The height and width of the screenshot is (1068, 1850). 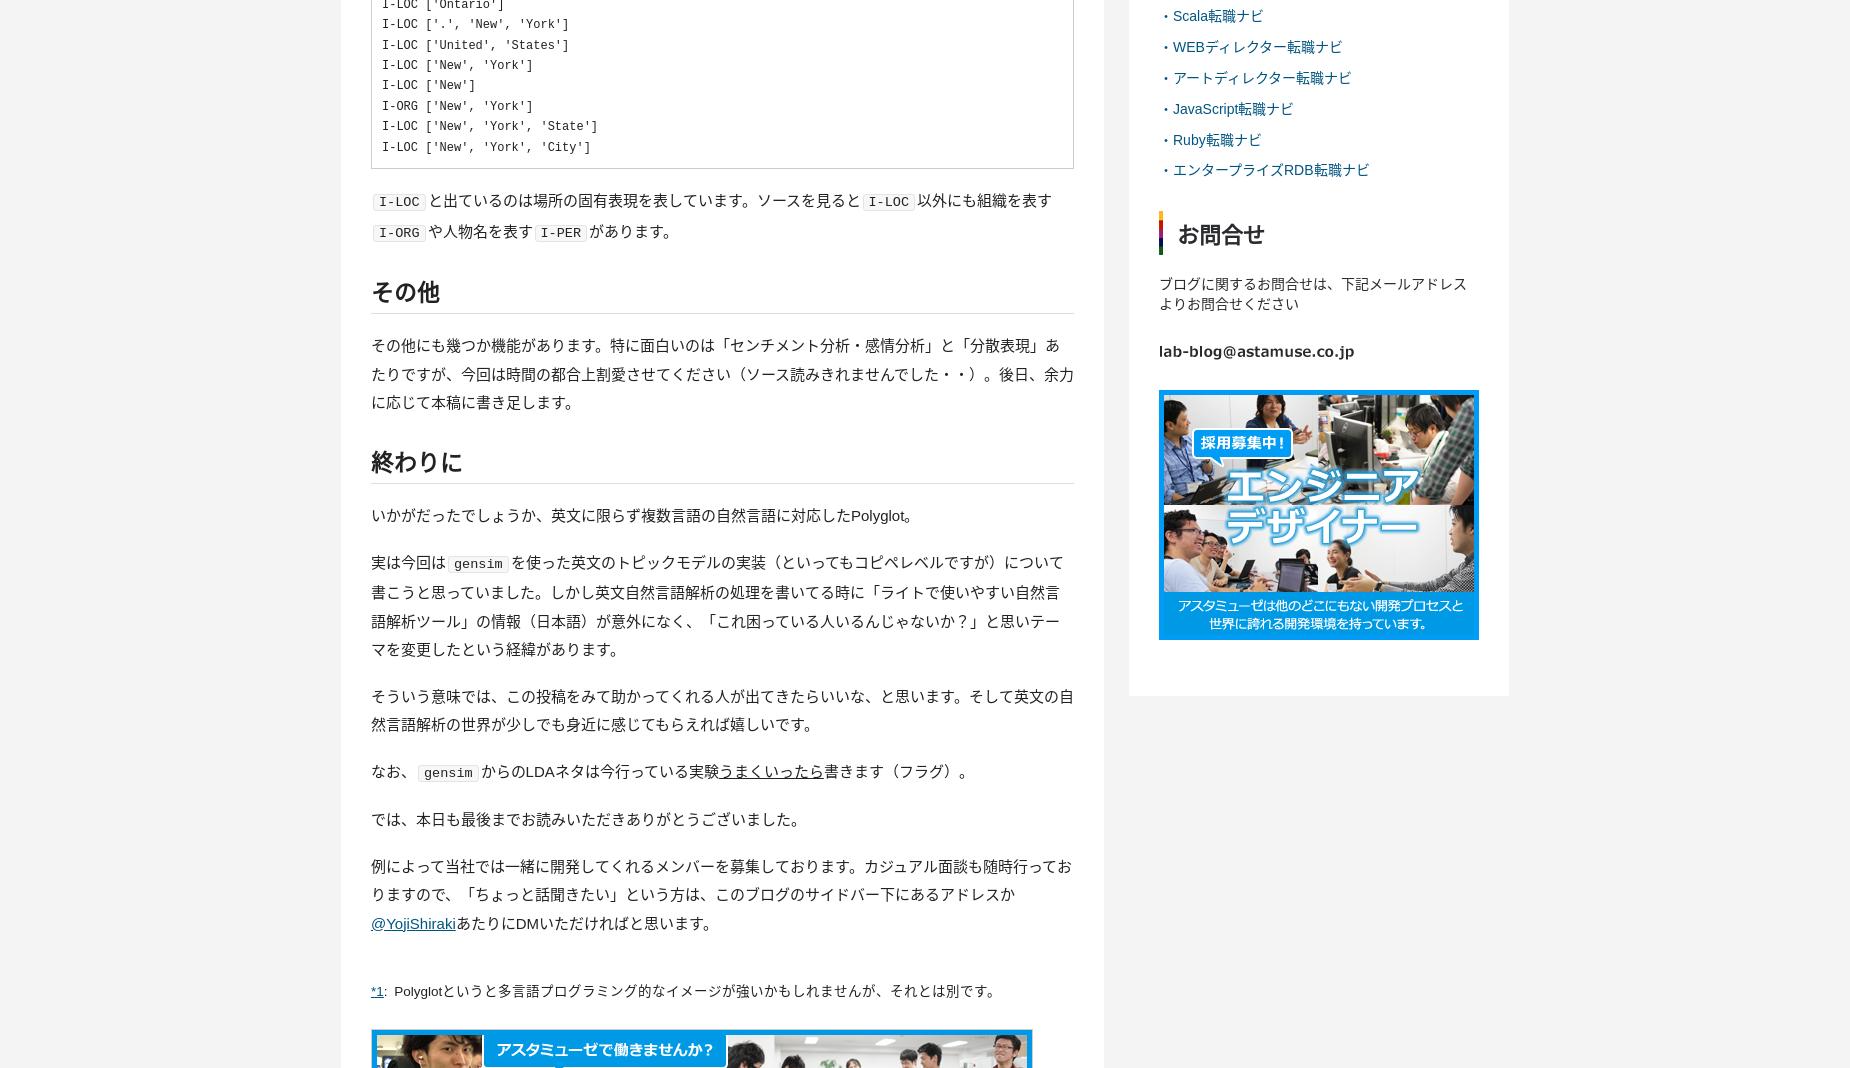 What do you see at coordinates (644, 515) in the screenshot?
I see `'いかがだったでしょうか、英文に限らず複数言語の自然言語に対応したPolyglot。'` at bounding box center [644, 515].